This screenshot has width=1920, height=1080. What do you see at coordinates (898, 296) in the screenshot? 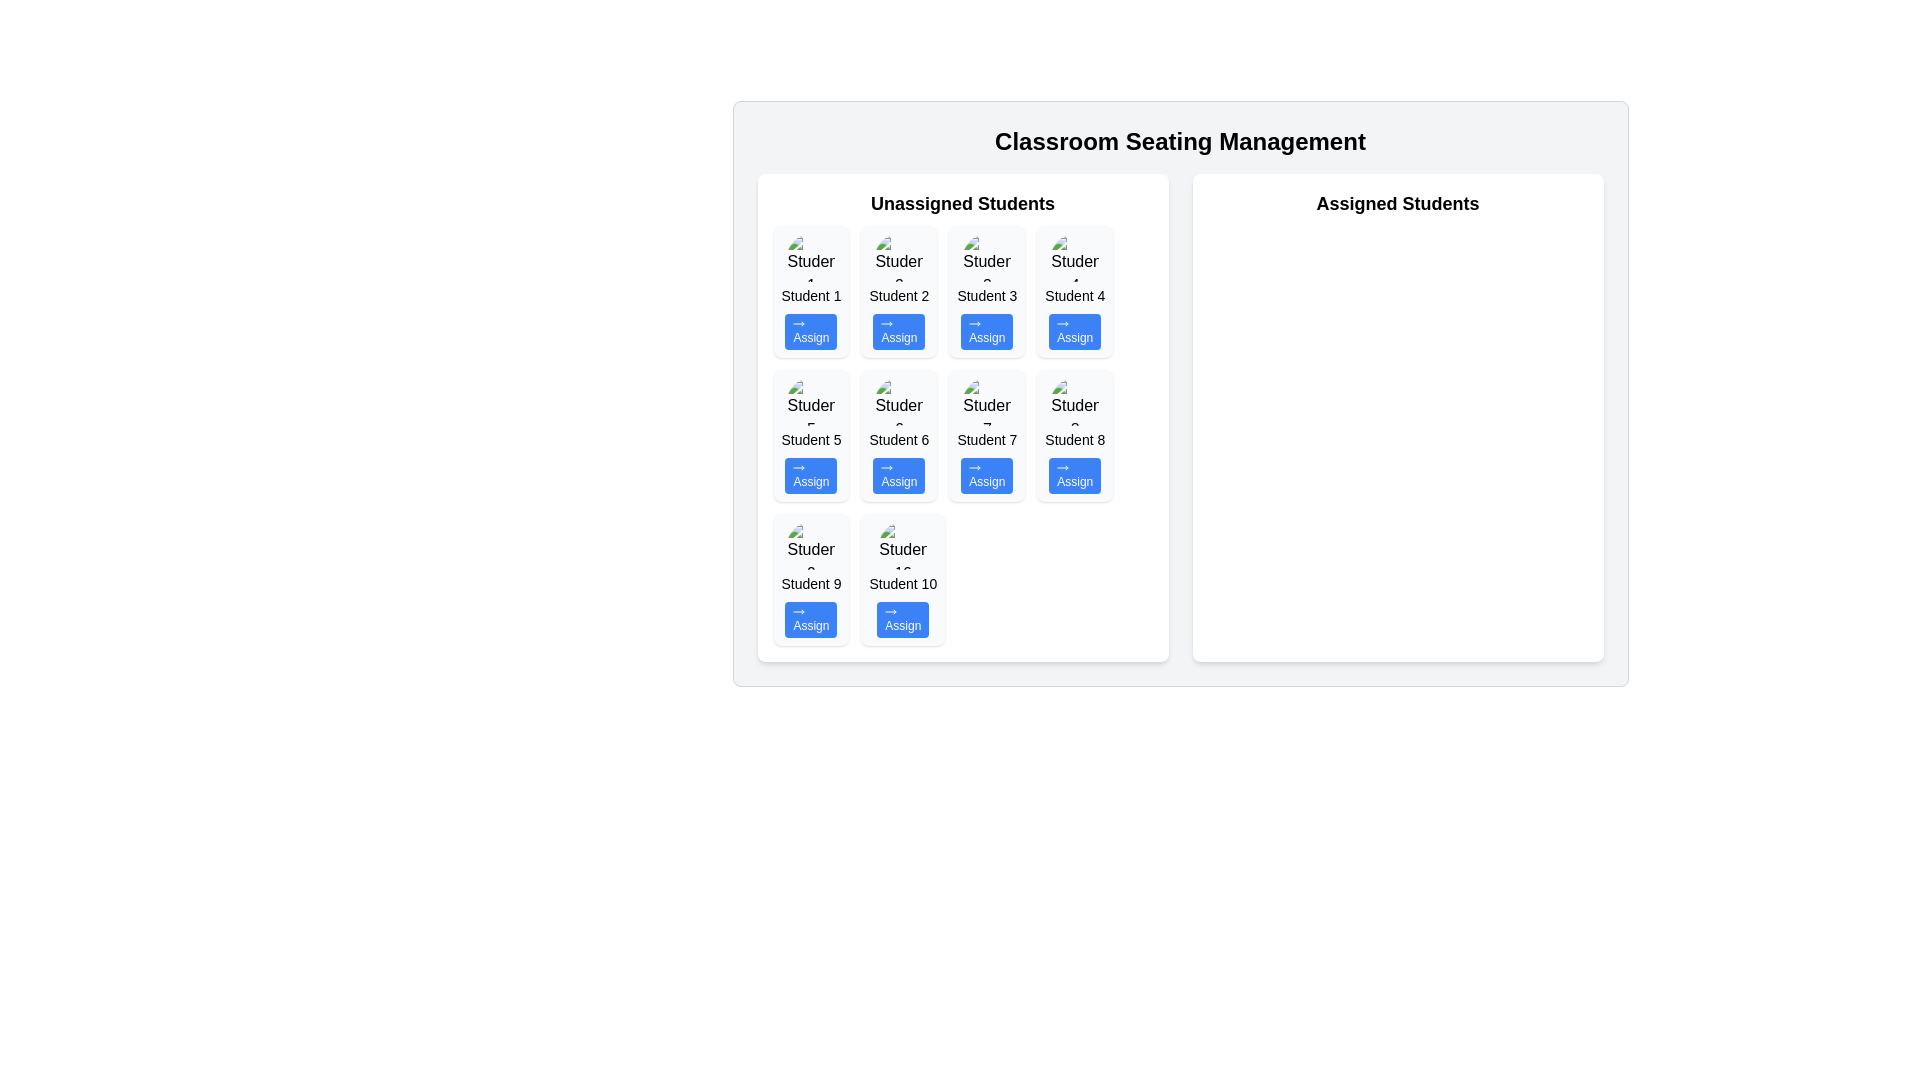
I see `the label displaying 'Student 2' located in the third column of the 'Unassigned Students' list box, which appears beneath the student's avatar and above the 'Assign' button` at bounding box center [898, 296].